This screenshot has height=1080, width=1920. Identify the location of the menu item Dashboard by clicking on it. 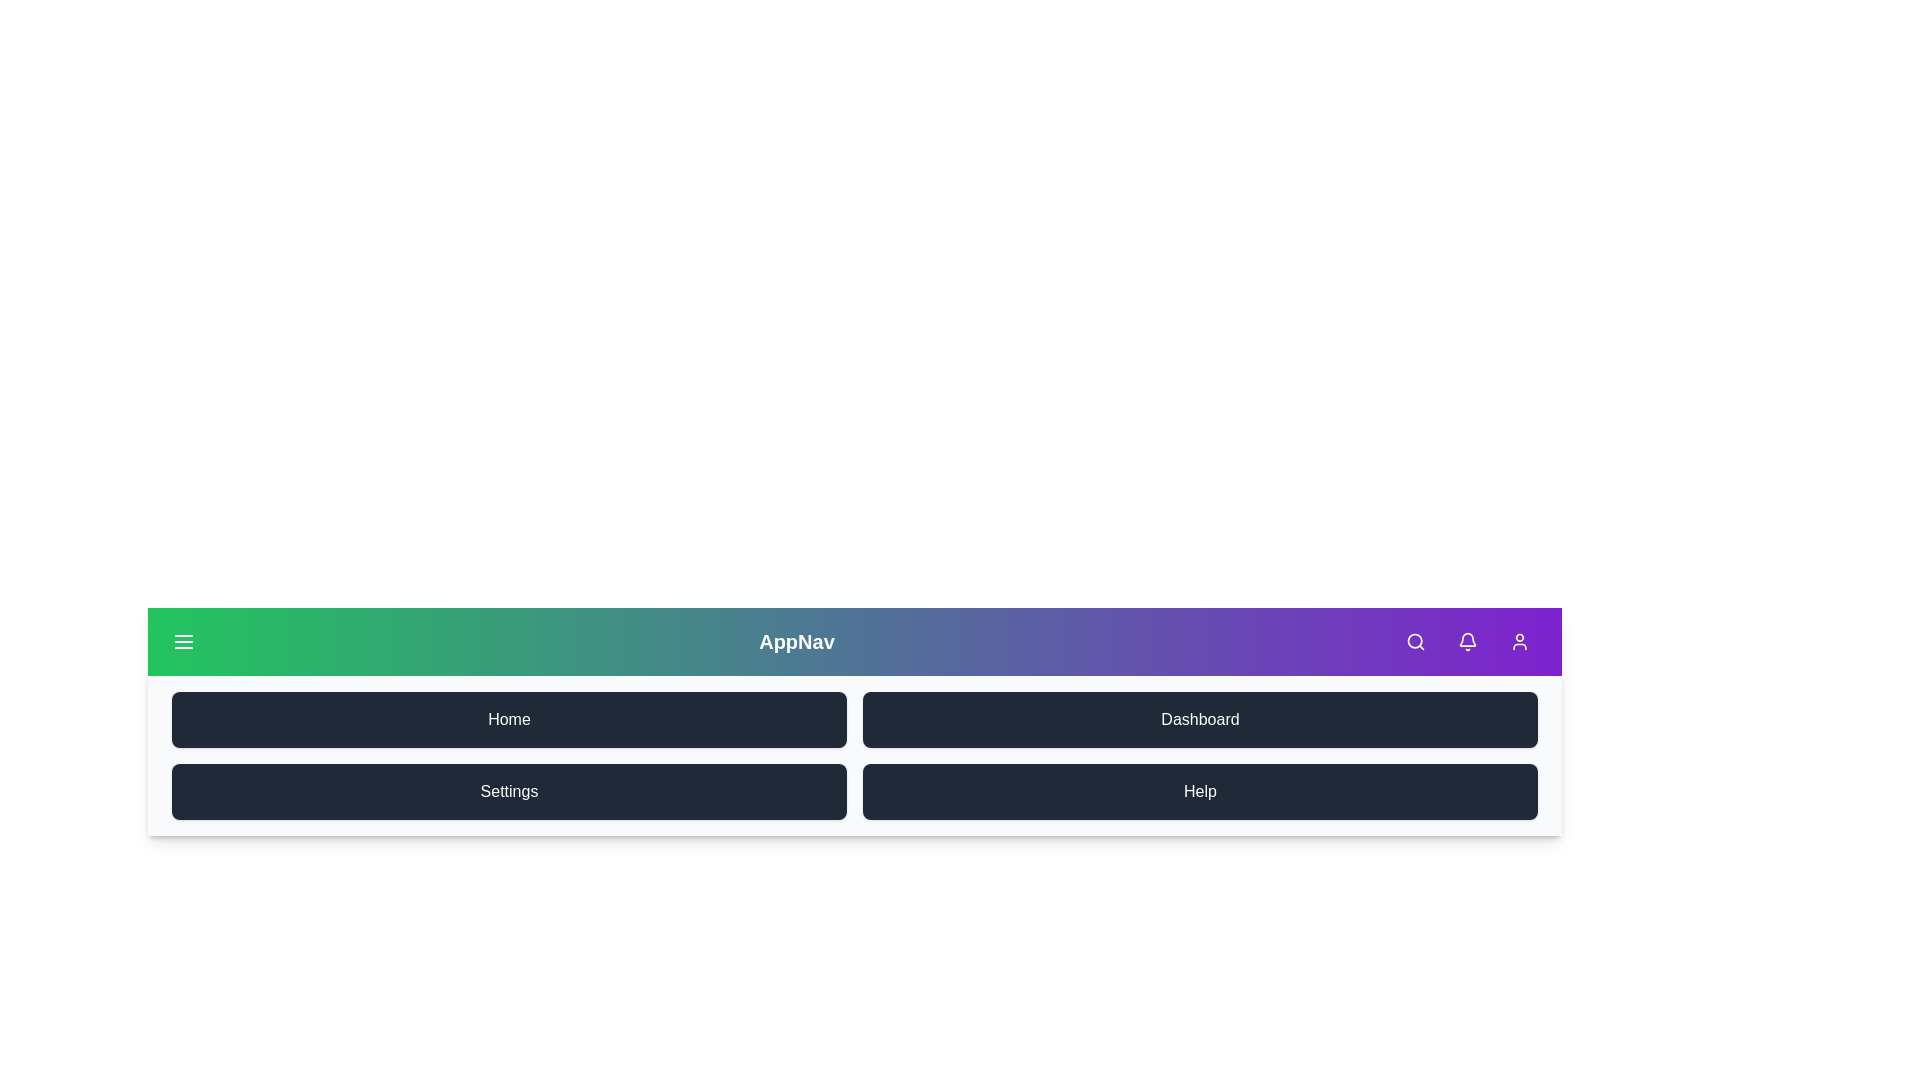
(1200, 720).